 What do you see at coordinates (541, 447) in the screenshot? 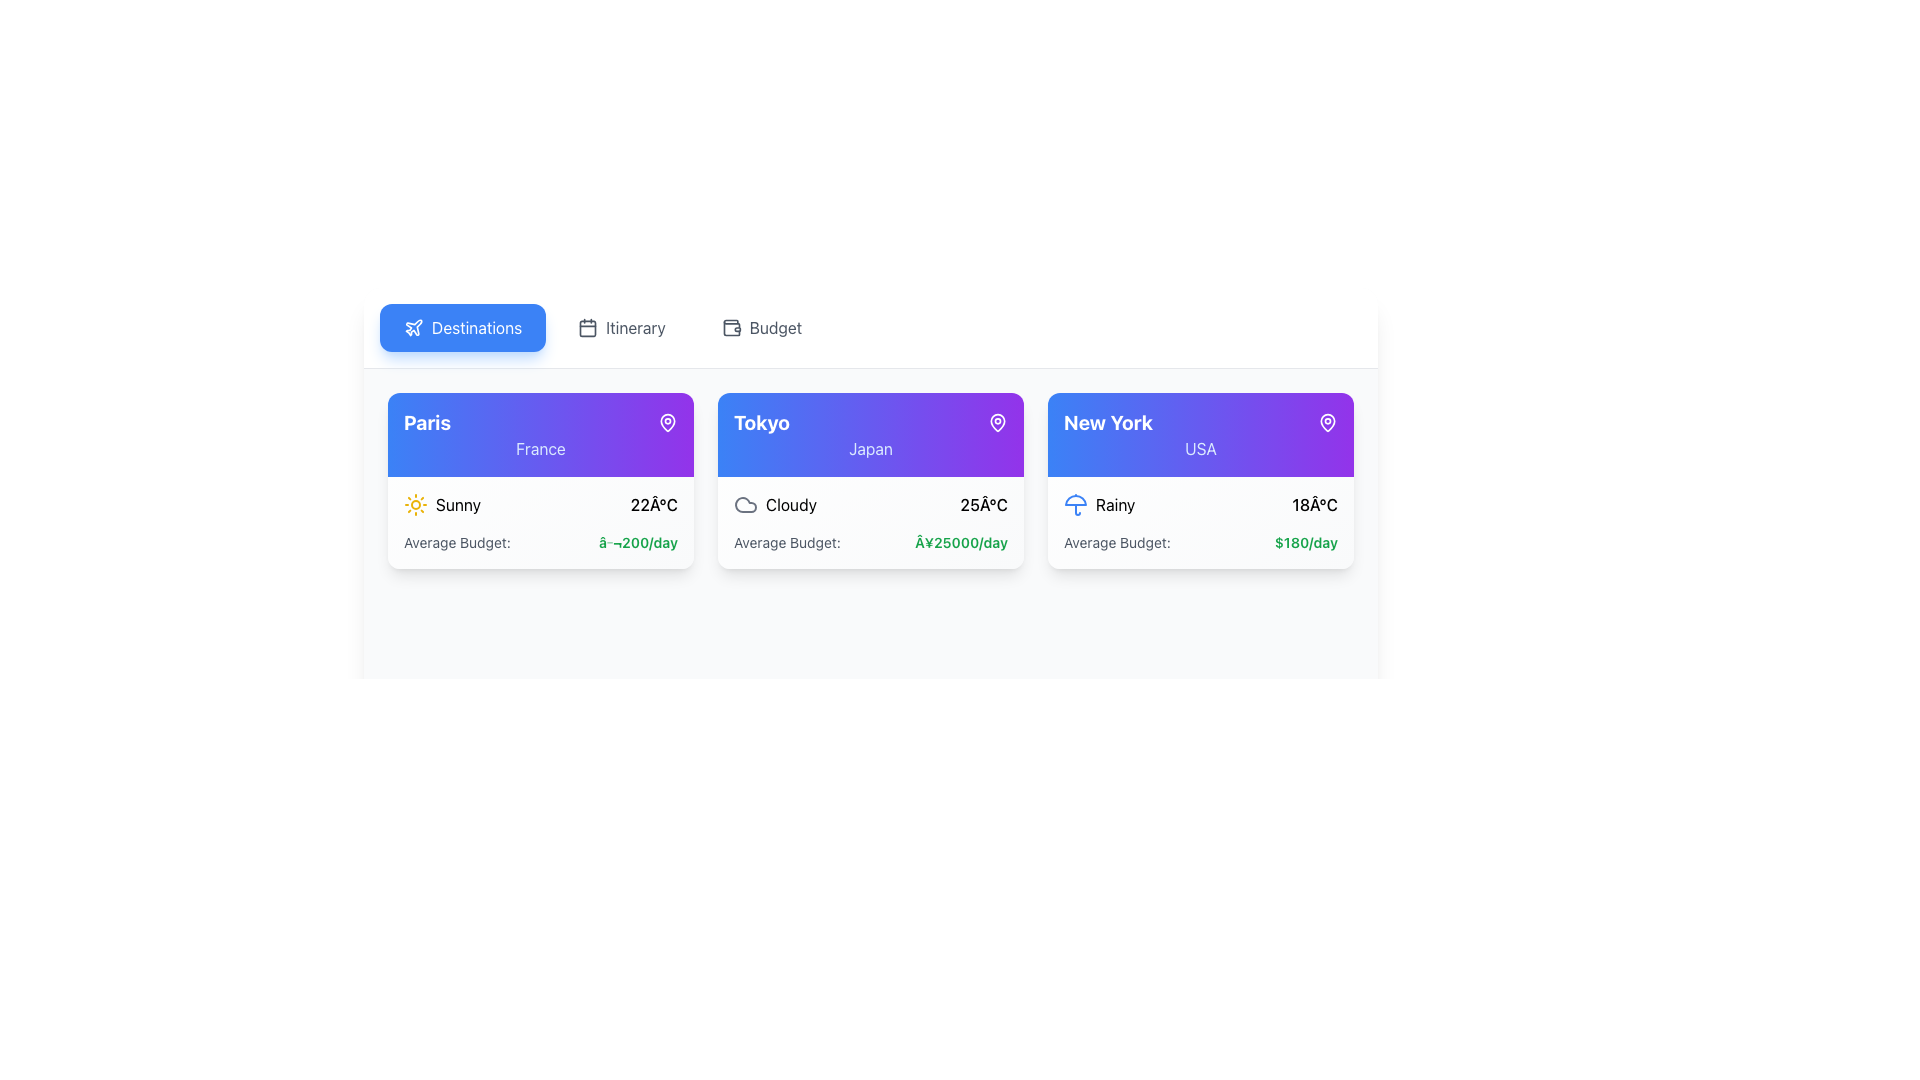
I see `the static text label displaying 'France', which provides geographical context to the title 'Paris'` at bounding box center [541, 447].